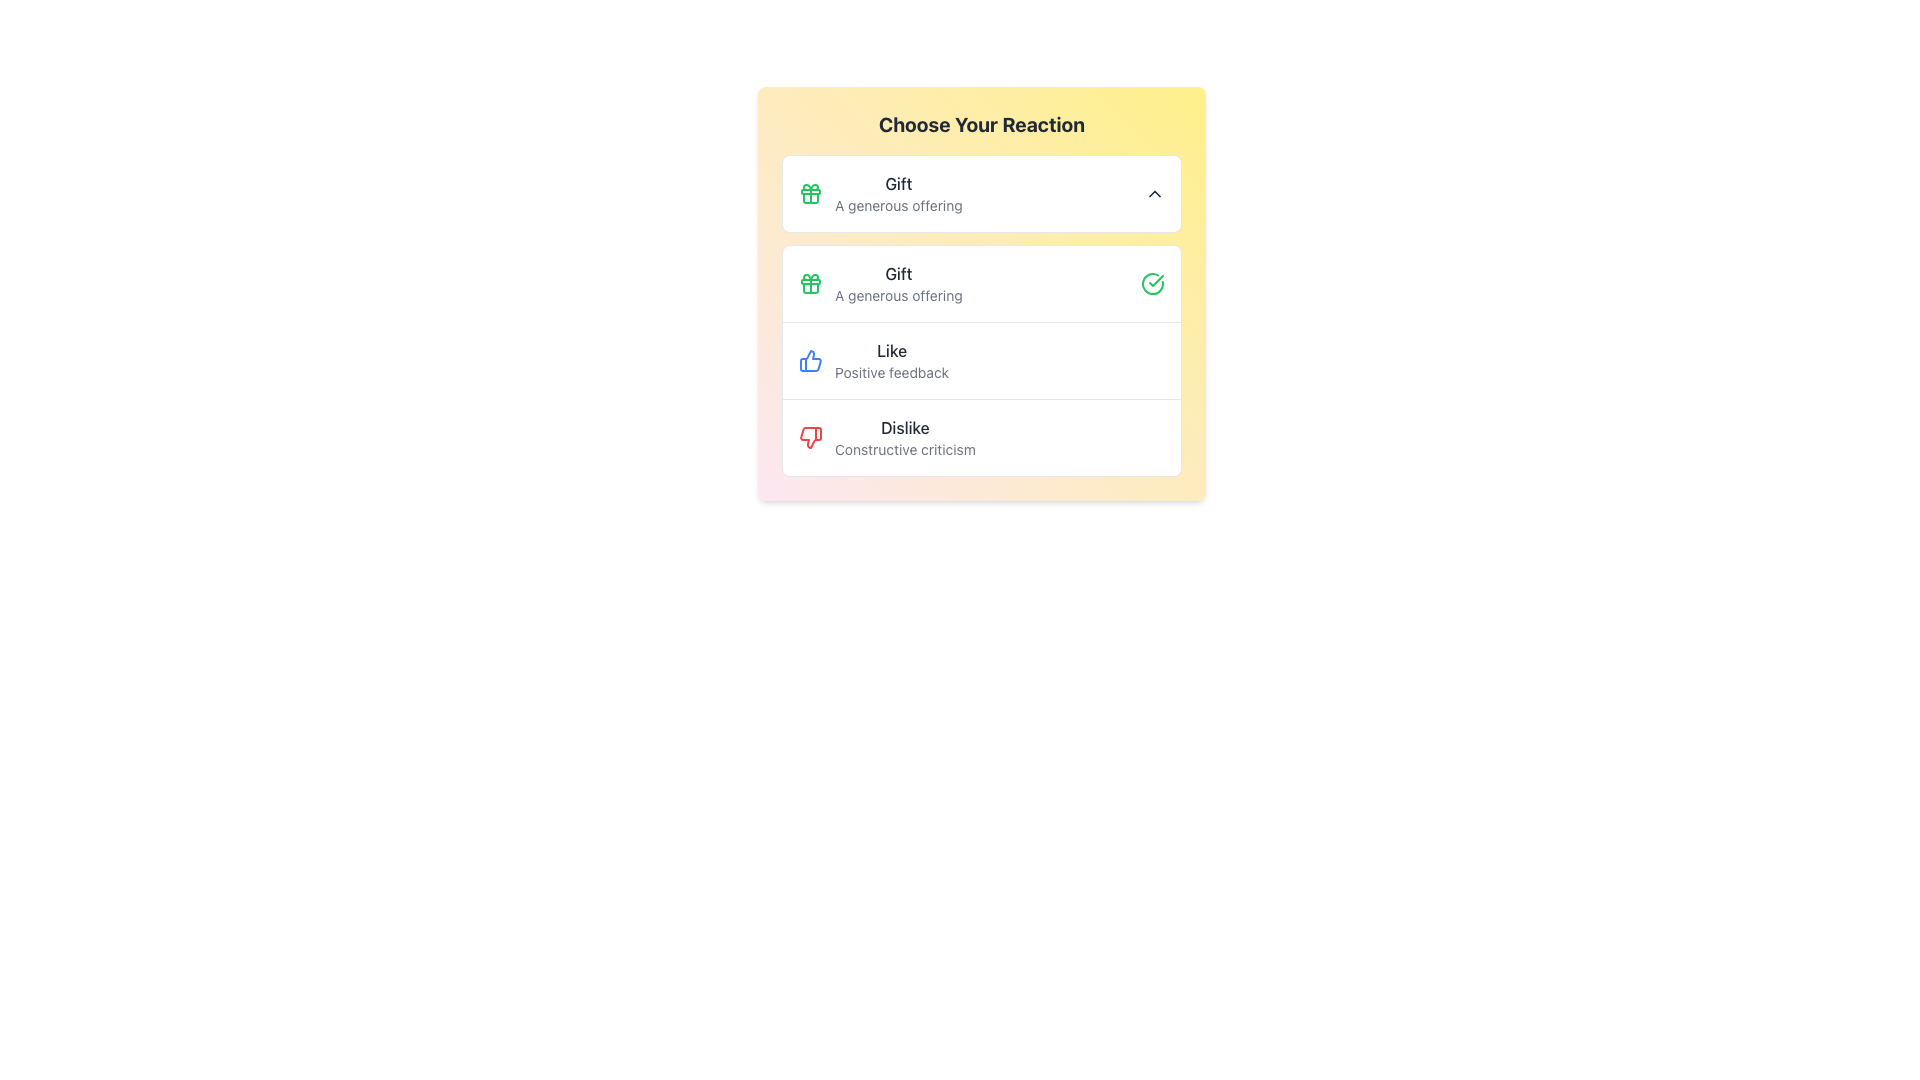 This screenshot has width=1920, height=1080. What do you see at coordinates (811, 281) in the screenshot?
I see `the decorative graphic element that serves as the rectangular base of the gift box icon in the second listed reaction option` at bounding box center [811, 281].